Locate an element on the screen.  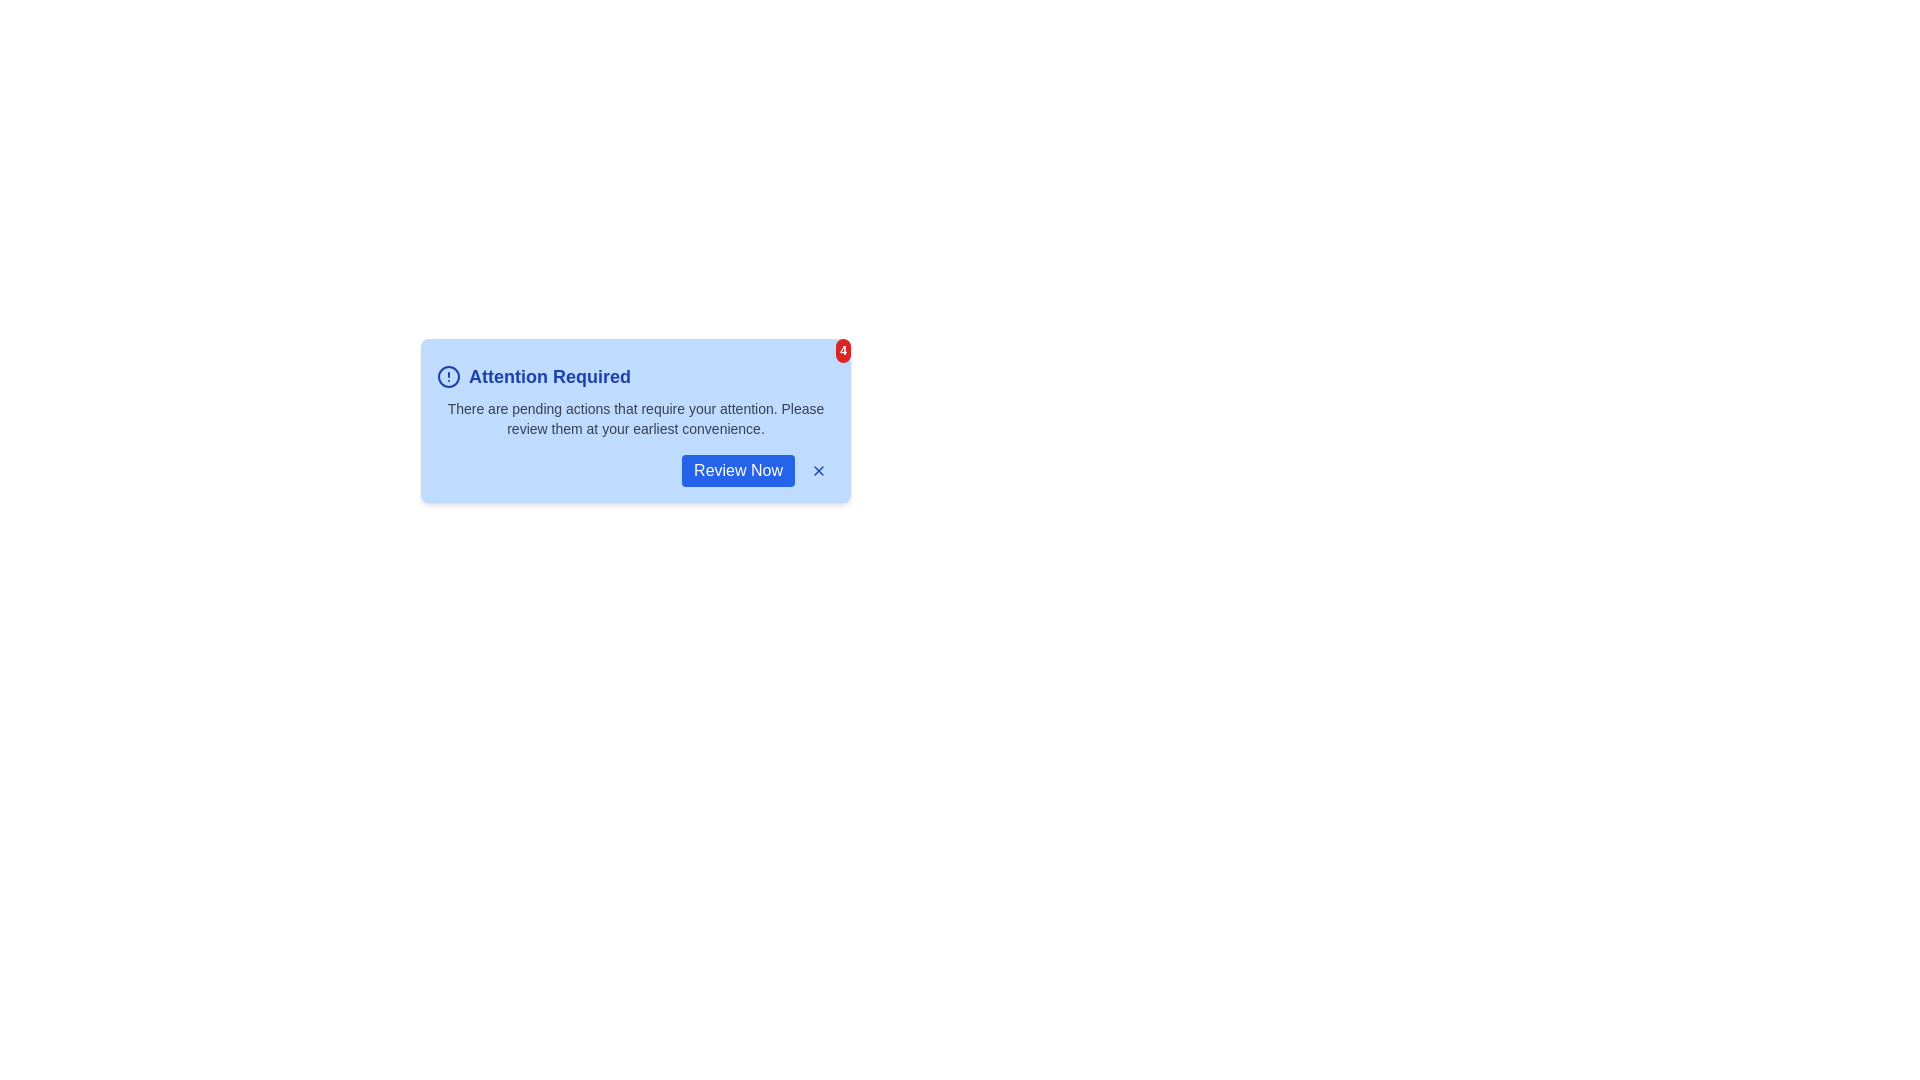
the cross or 'X' icon located at the bottom-right corner of the notification interface is located at coordinates (819, 470).